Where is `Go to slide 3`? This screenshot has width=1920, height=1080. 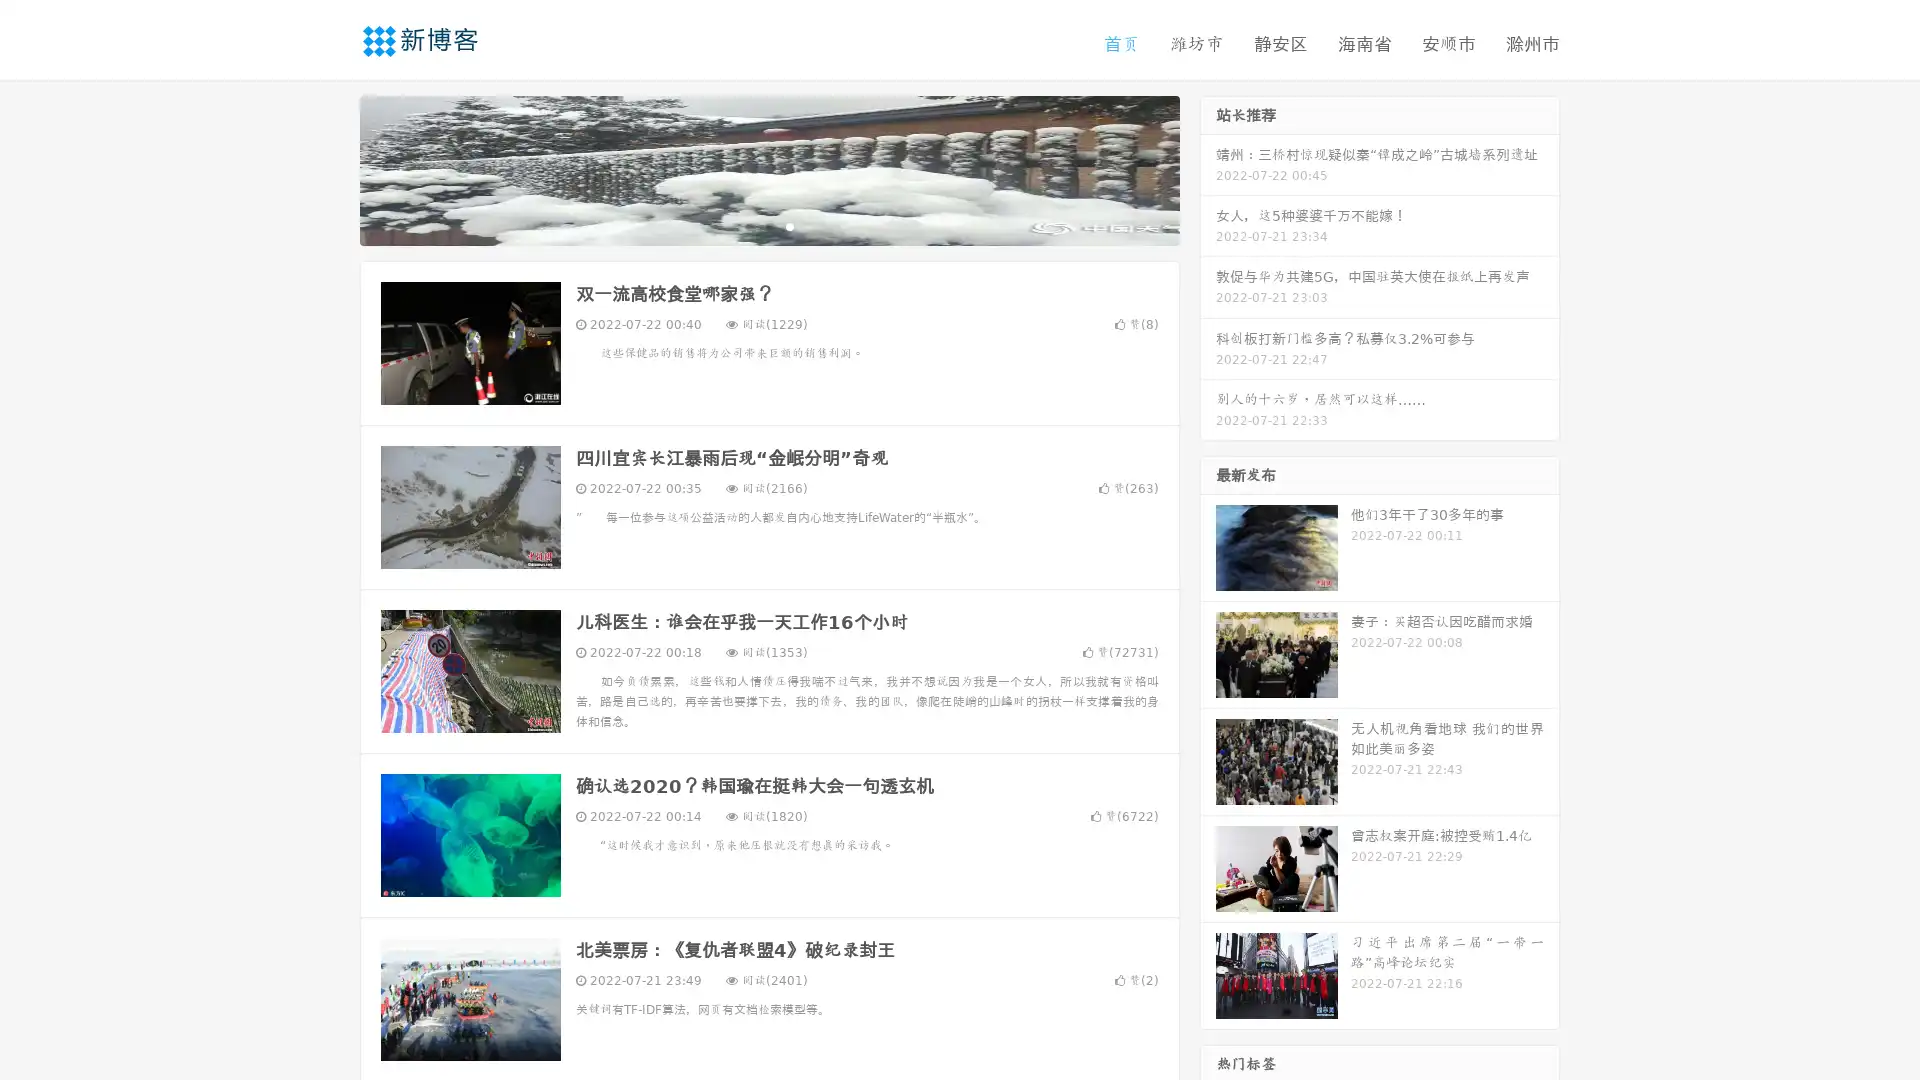
Go to slide 3 is located at coordinates (789, 225).